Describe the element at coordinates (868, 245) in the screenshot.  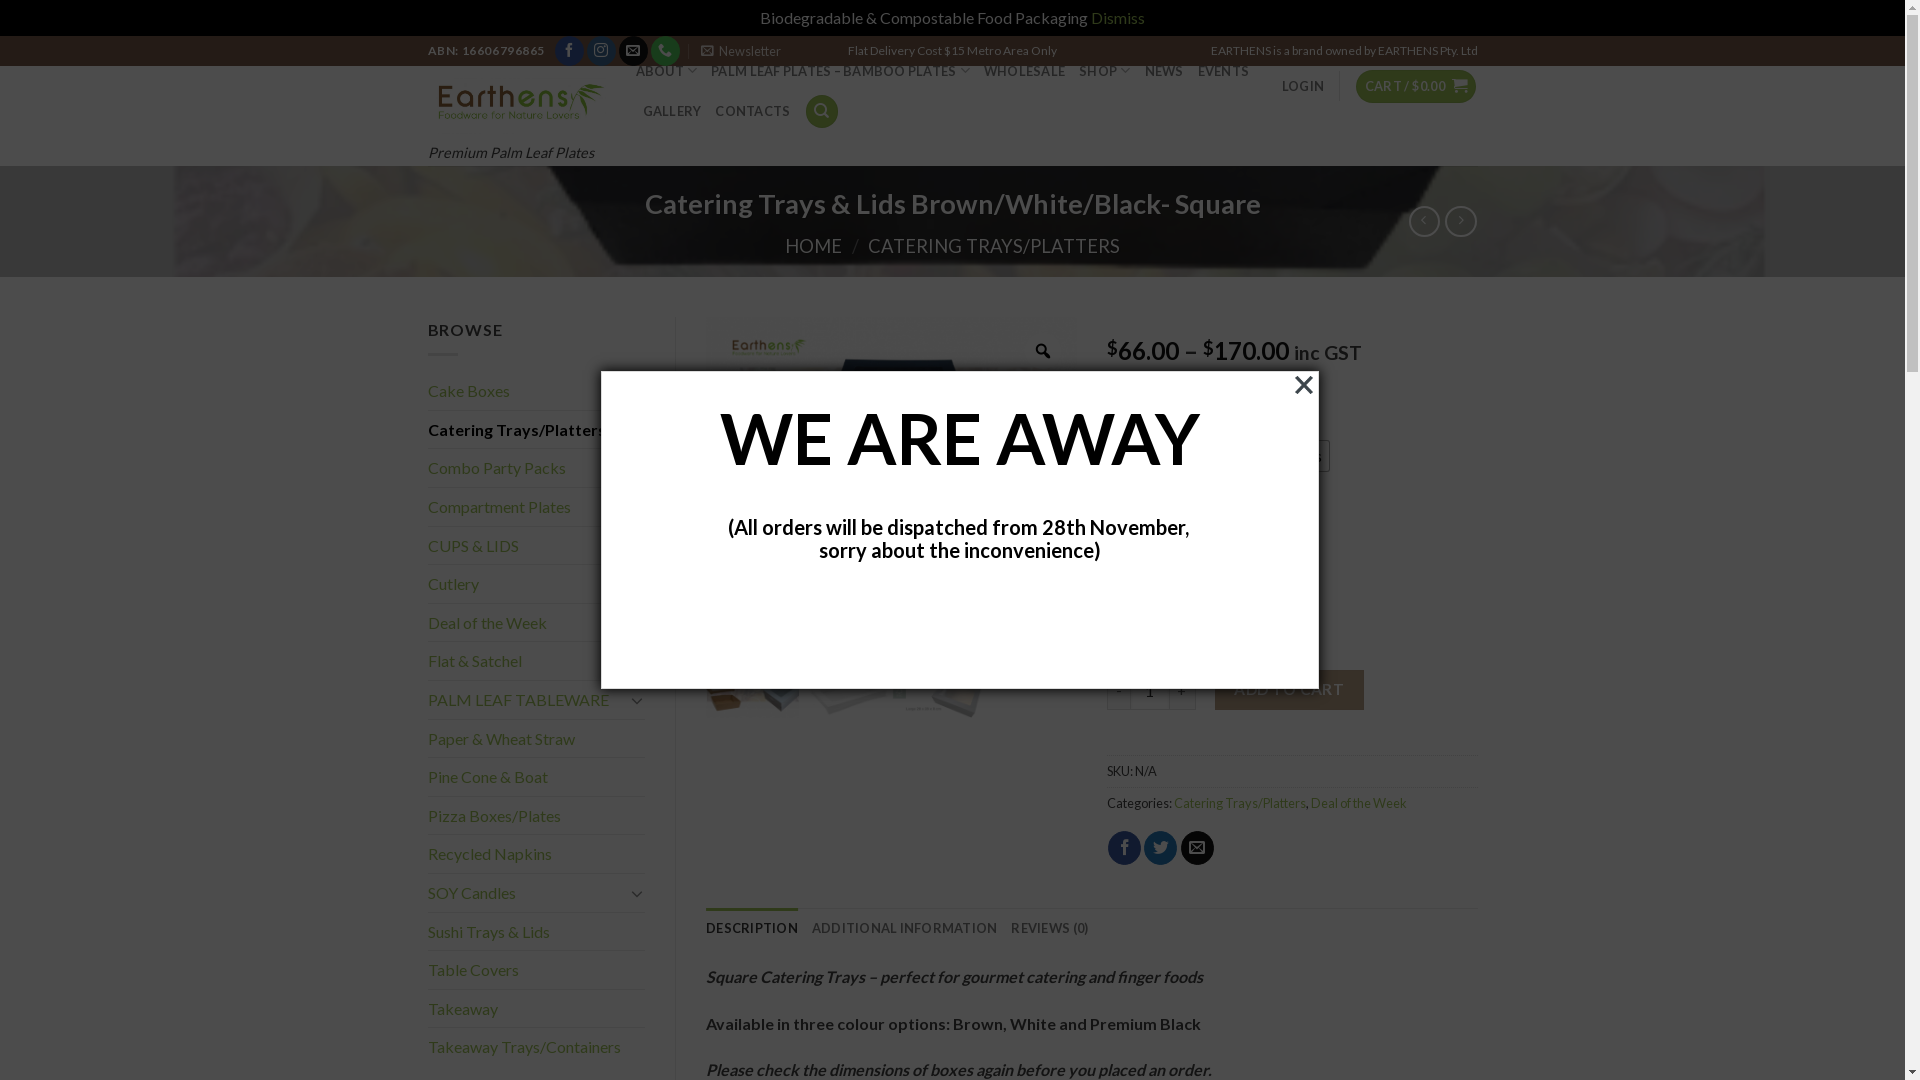
I see `'CATERING TRAYS/PLATTERS'` at that location.